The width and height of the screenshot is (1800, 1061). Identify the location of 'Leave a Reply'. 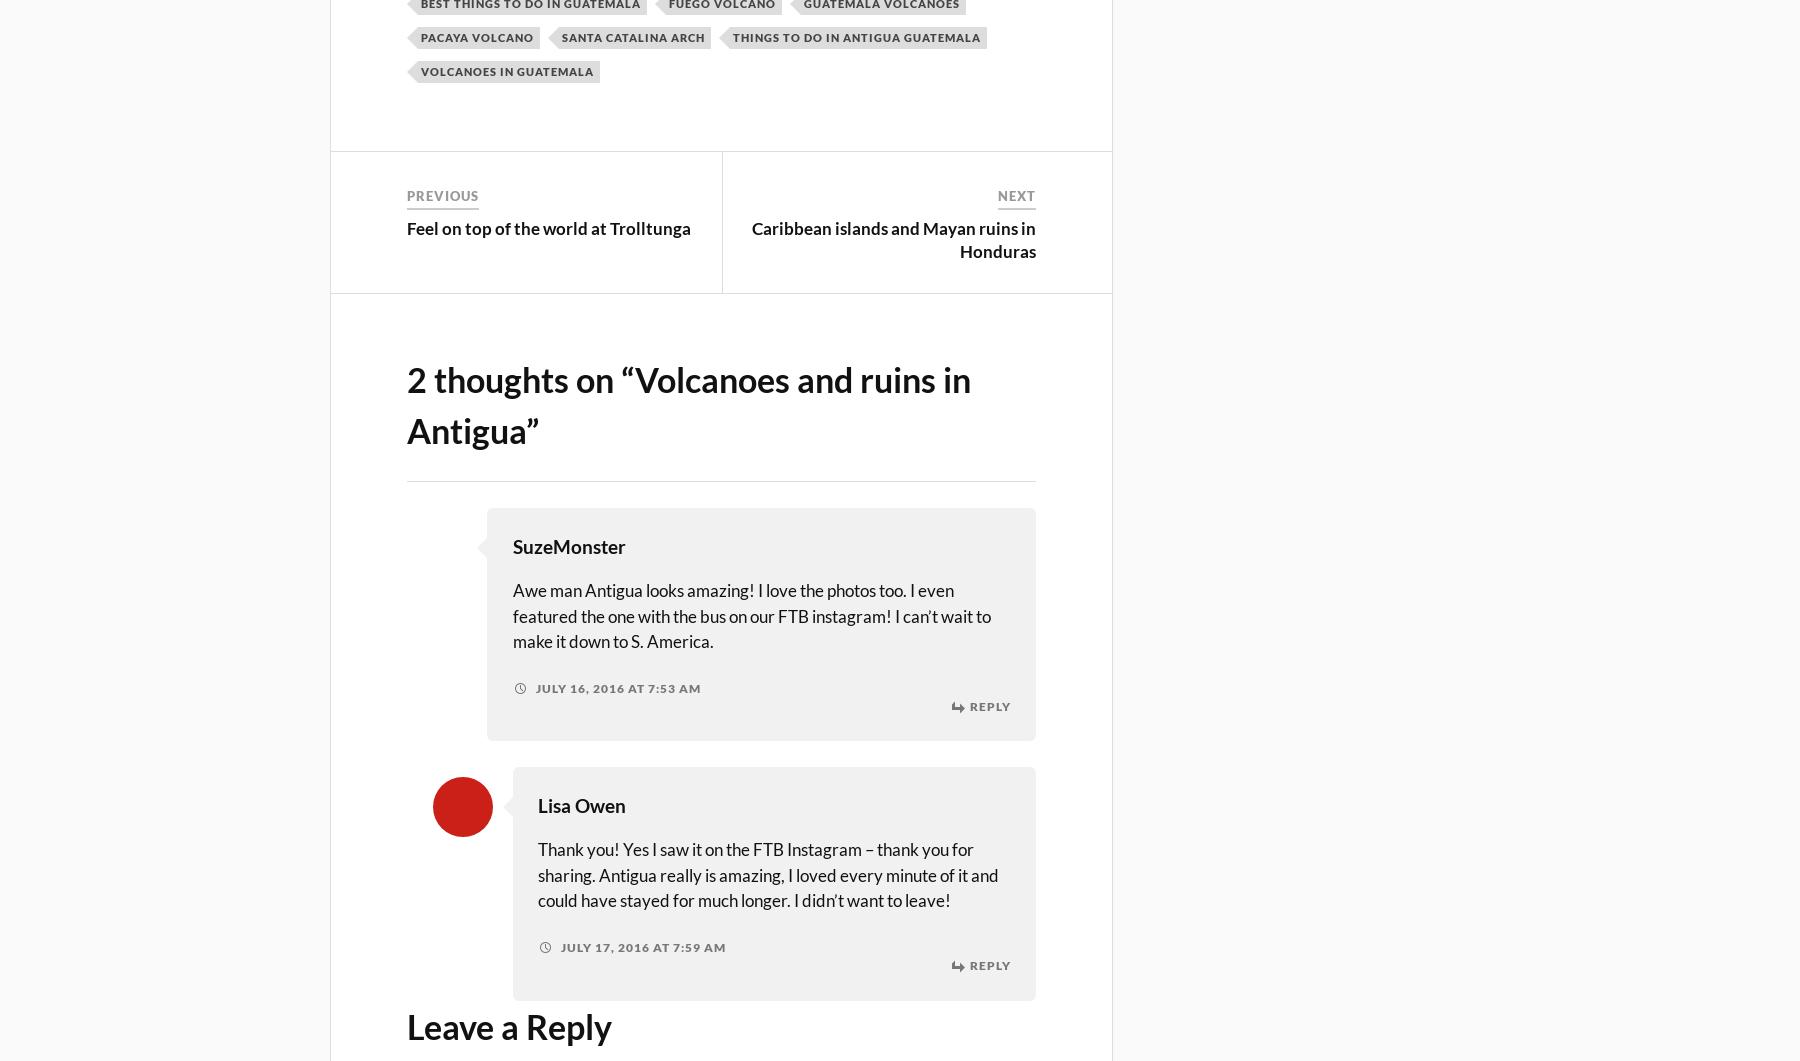
(406, 1024).